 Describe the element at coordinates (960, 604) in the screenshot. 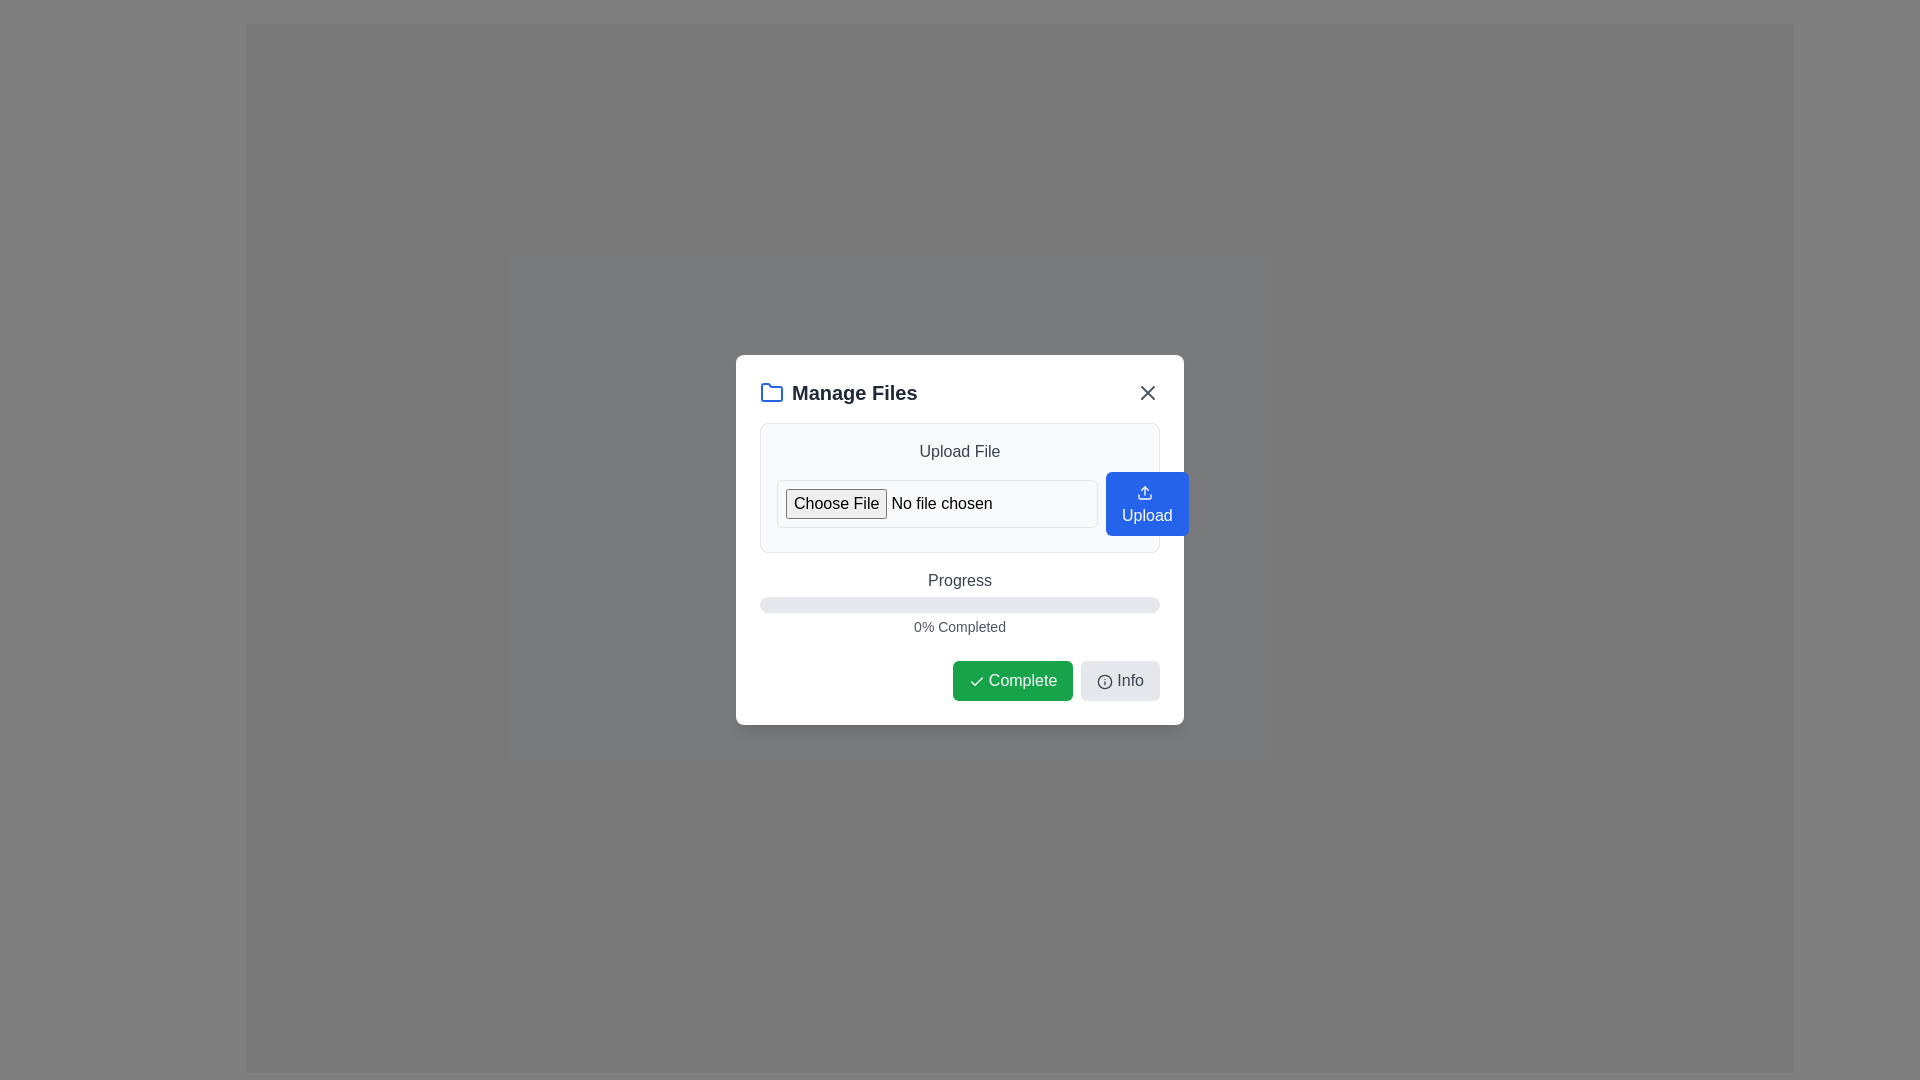

I see `the Progress bar located below the text 'Progress' and above '0% Completed' in the centered modal dialog` at that location.